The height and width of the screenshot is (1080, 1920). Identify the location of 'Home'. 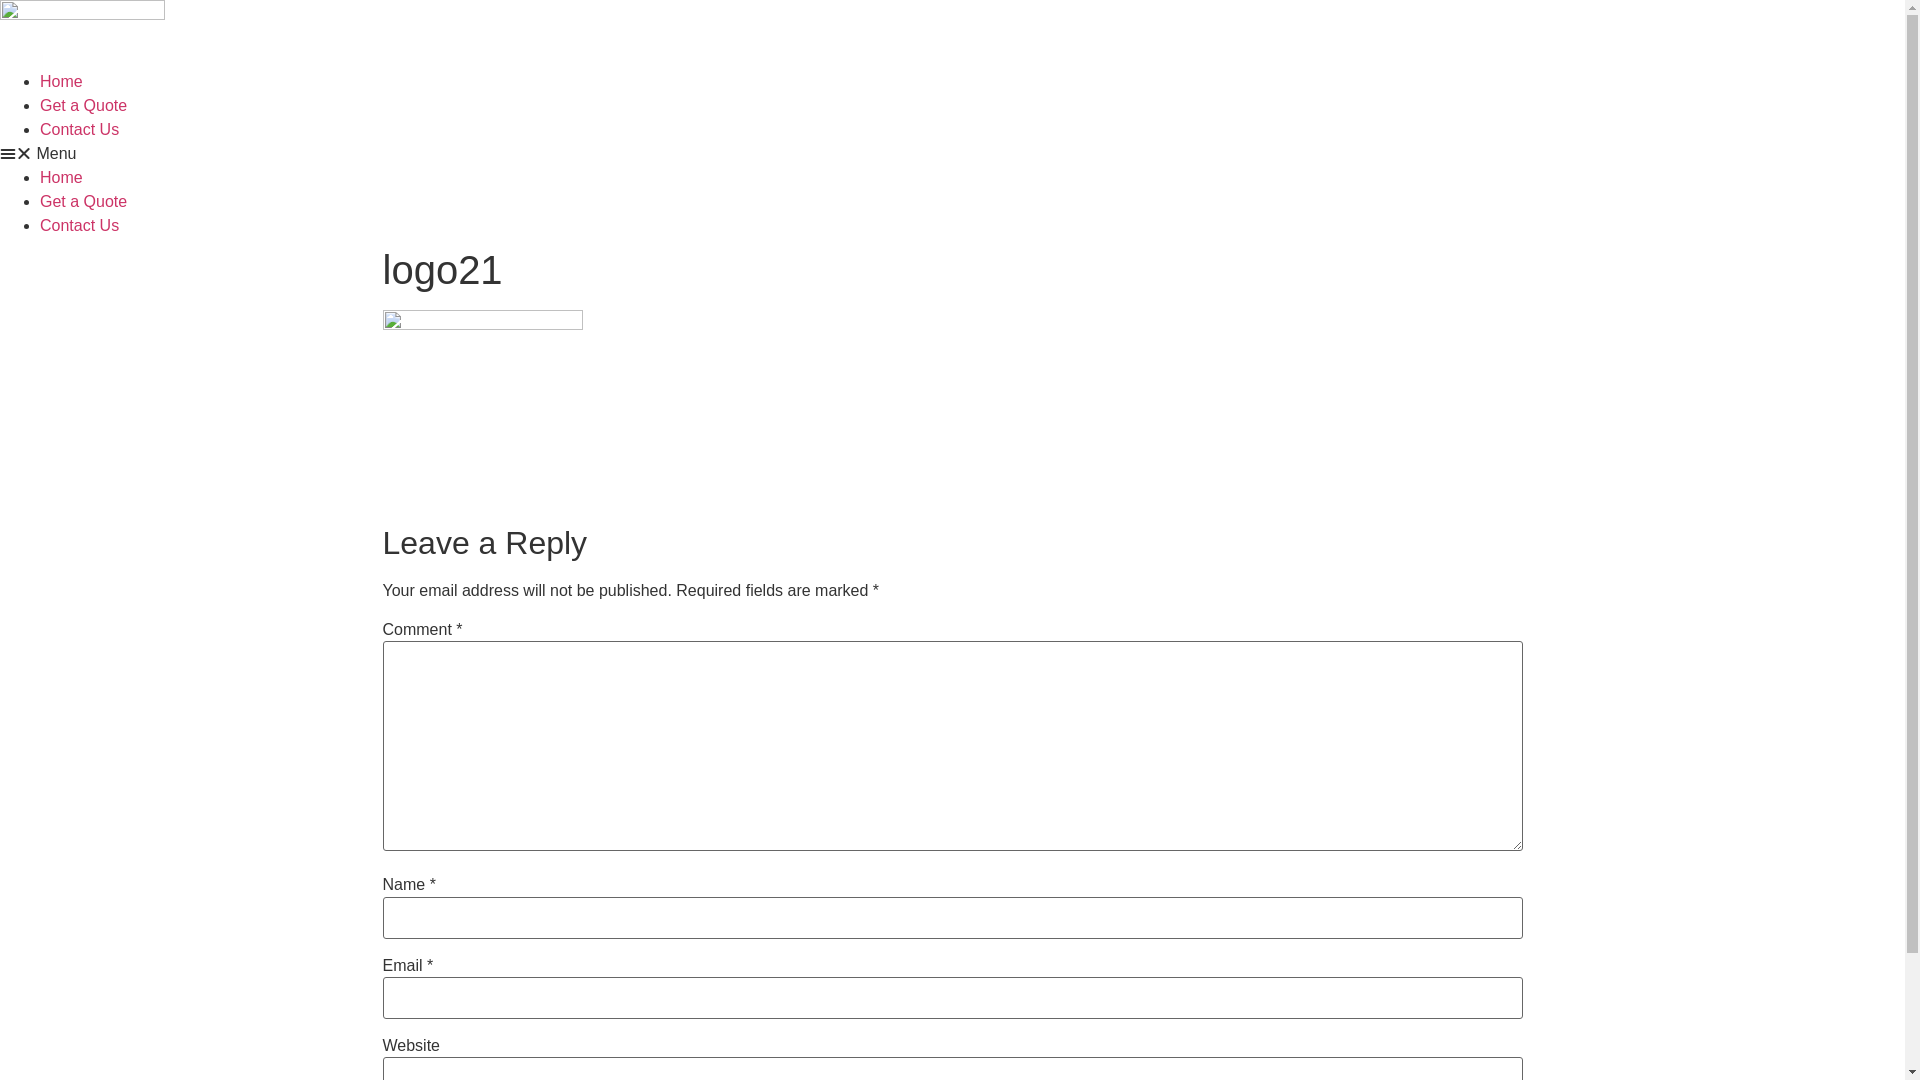
(61, 176).